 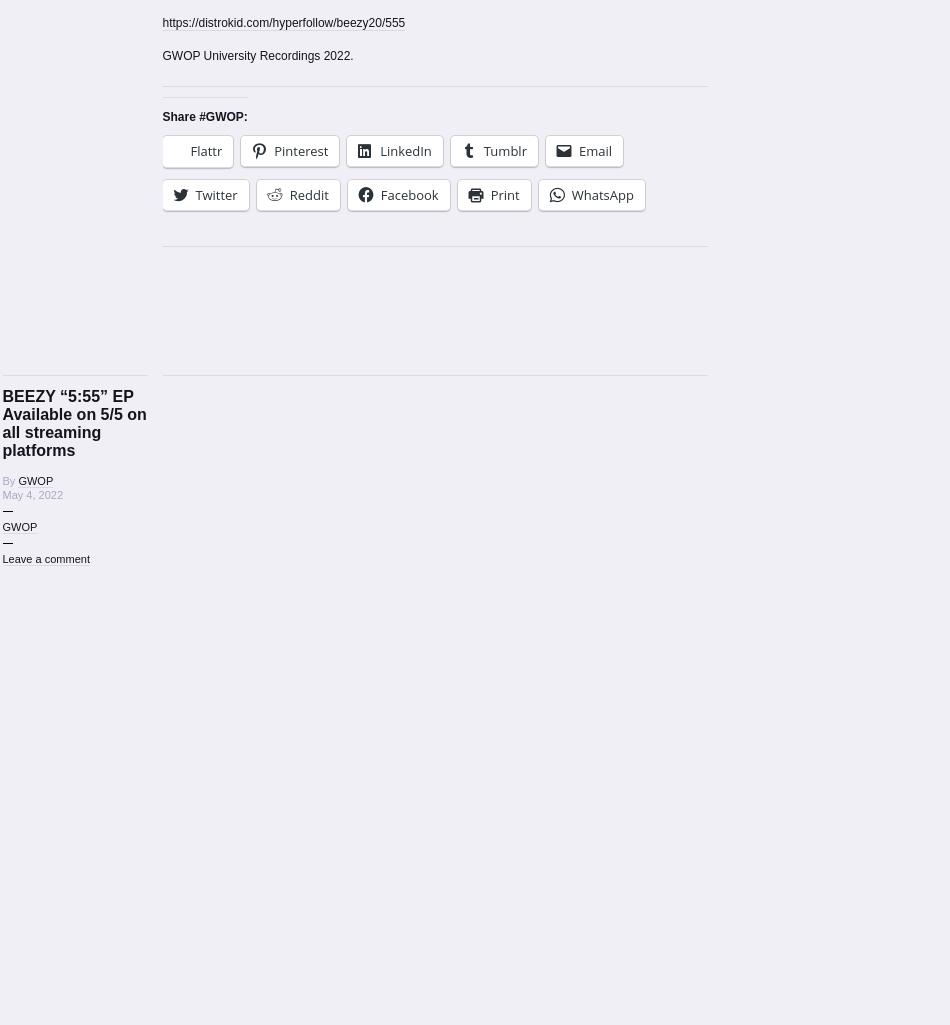 What do you see at coordinates (490, 194) in the screenshot?
I see `'Print'` at bounding box center [490, 194].